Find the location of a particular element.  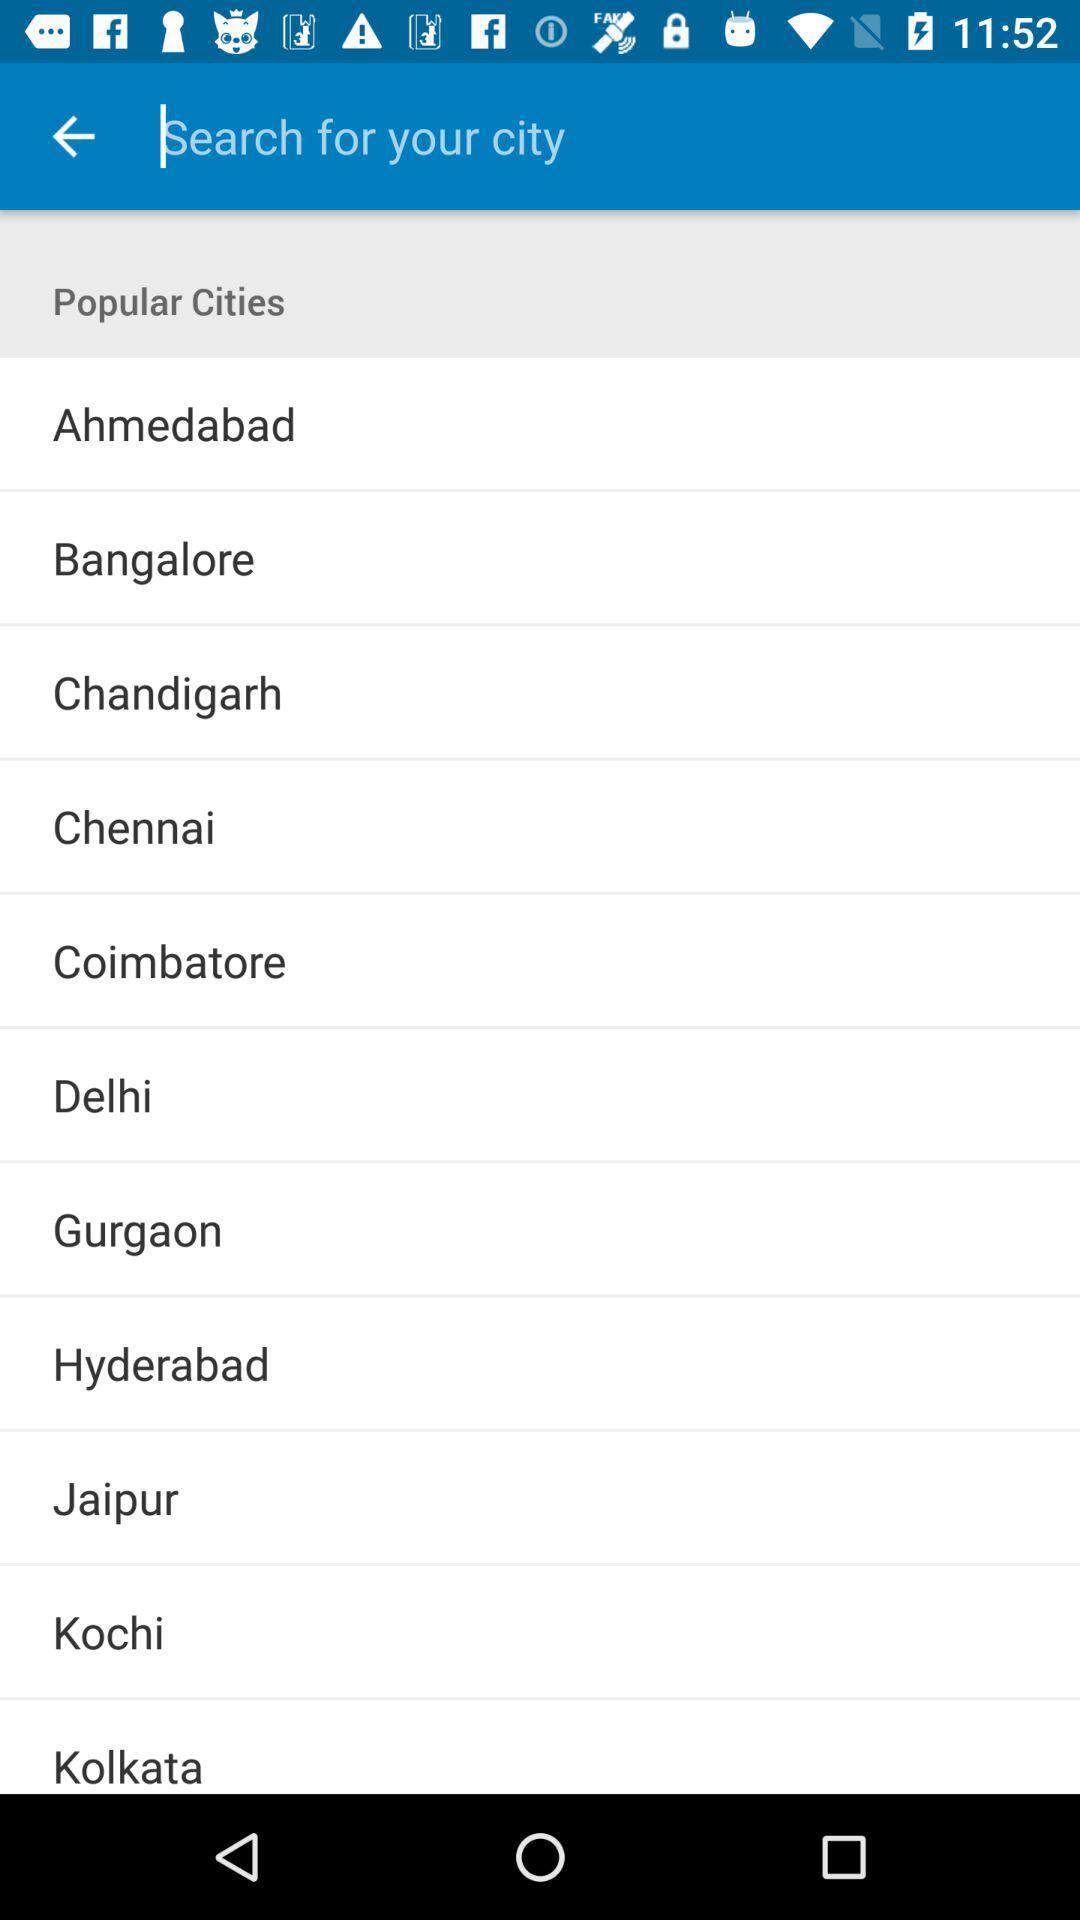

item above the chennai icon is located at coordinates (540, 757).